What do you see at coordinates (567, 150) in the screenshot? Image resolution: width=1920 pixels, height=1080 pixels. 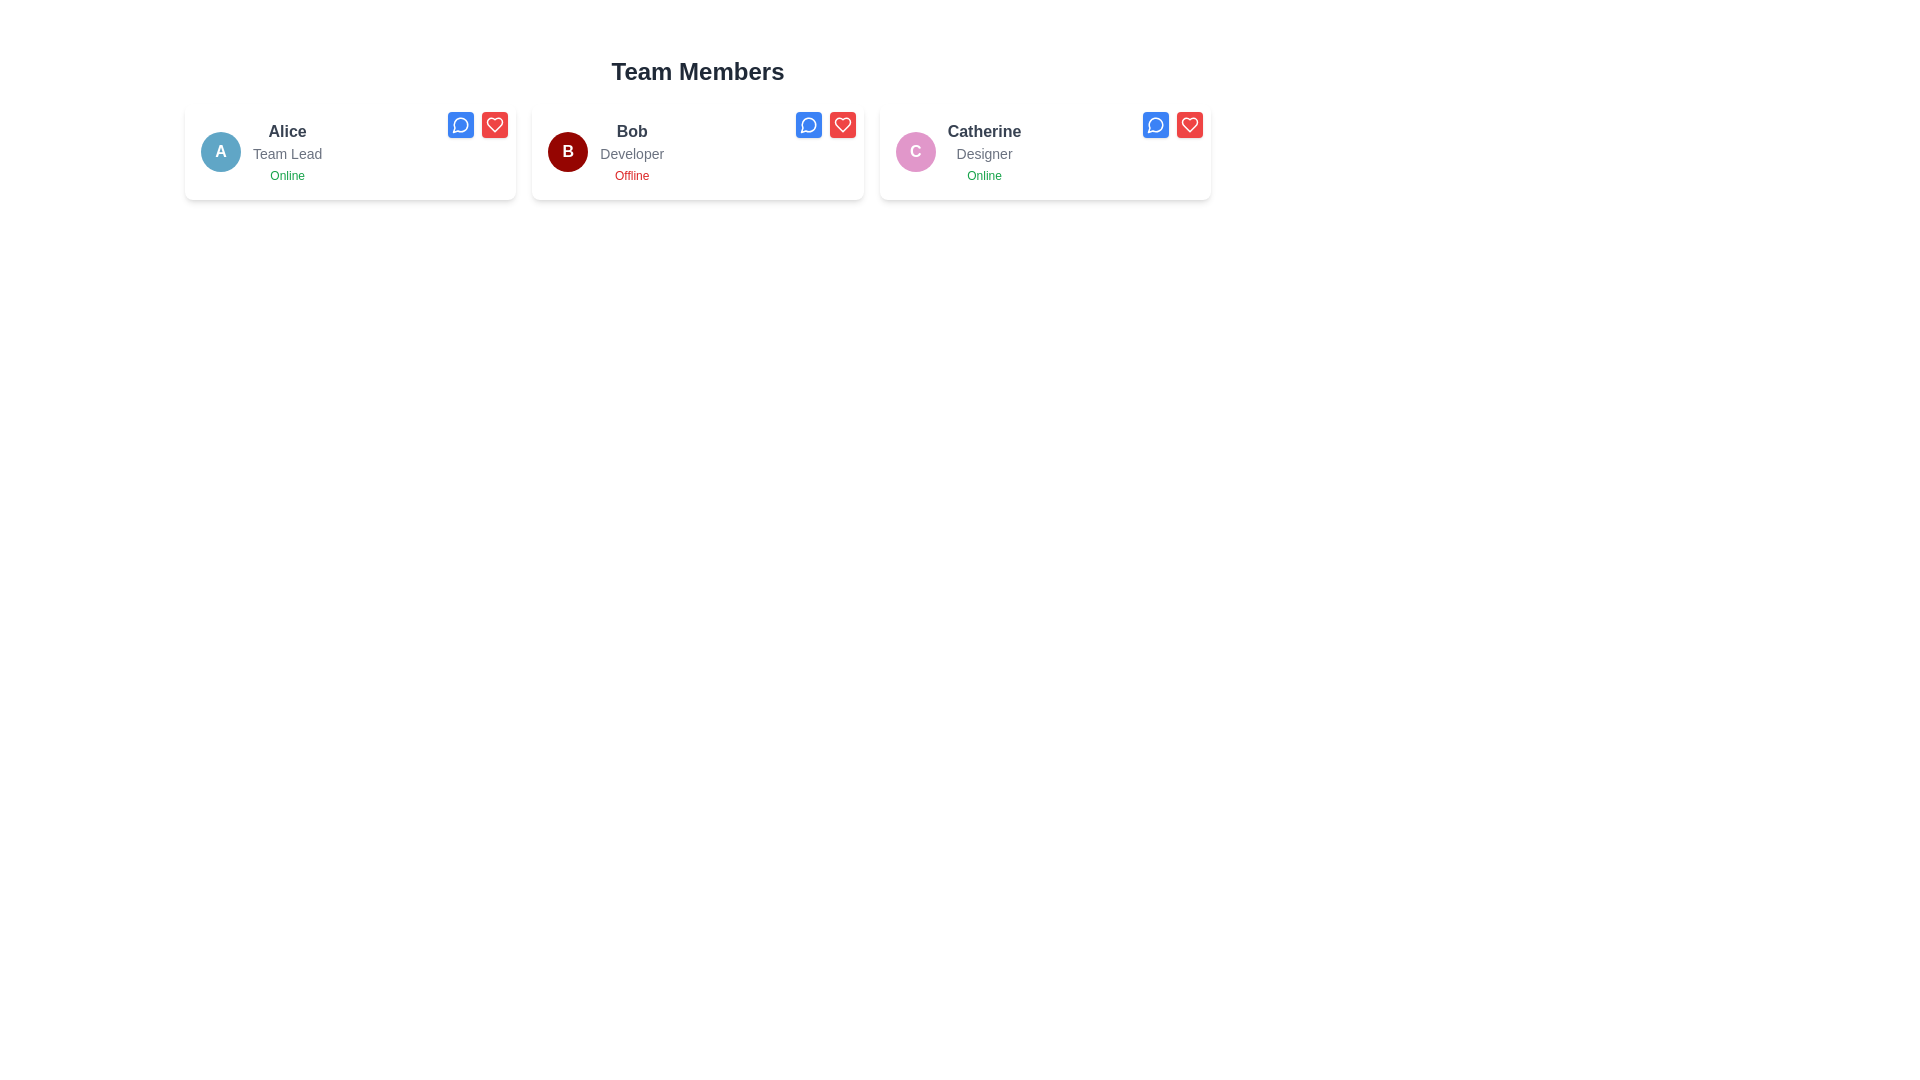 I see `the Profile icon representing the user named 'Bob', located on the left side of Bob's card in the 'Team Members' row` at bounding box center [567, 150].